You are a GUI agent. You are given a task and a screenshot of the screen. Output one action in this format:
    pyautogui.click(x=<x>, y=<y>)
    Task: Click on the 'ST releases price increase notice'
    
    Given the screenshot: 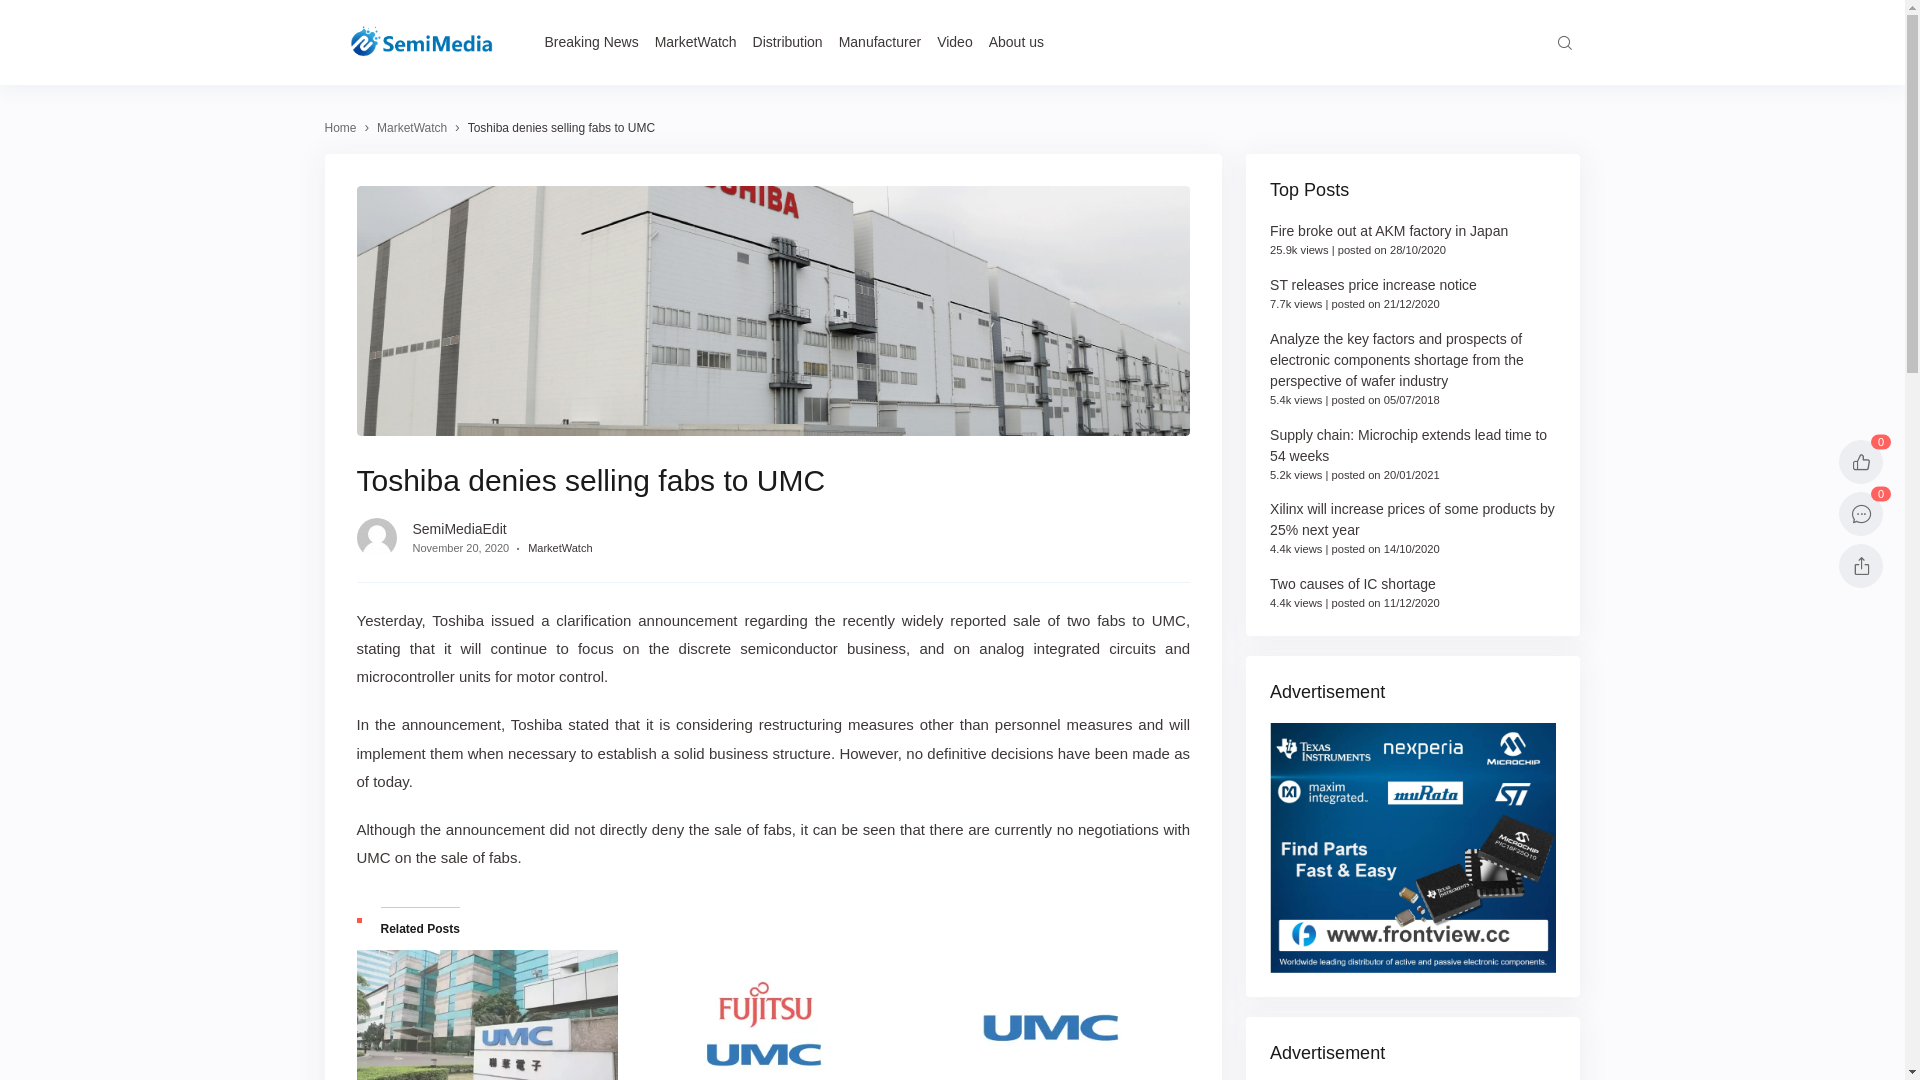 What is the action you would take?
    pyautogui.click(x=1372, y=285)
    